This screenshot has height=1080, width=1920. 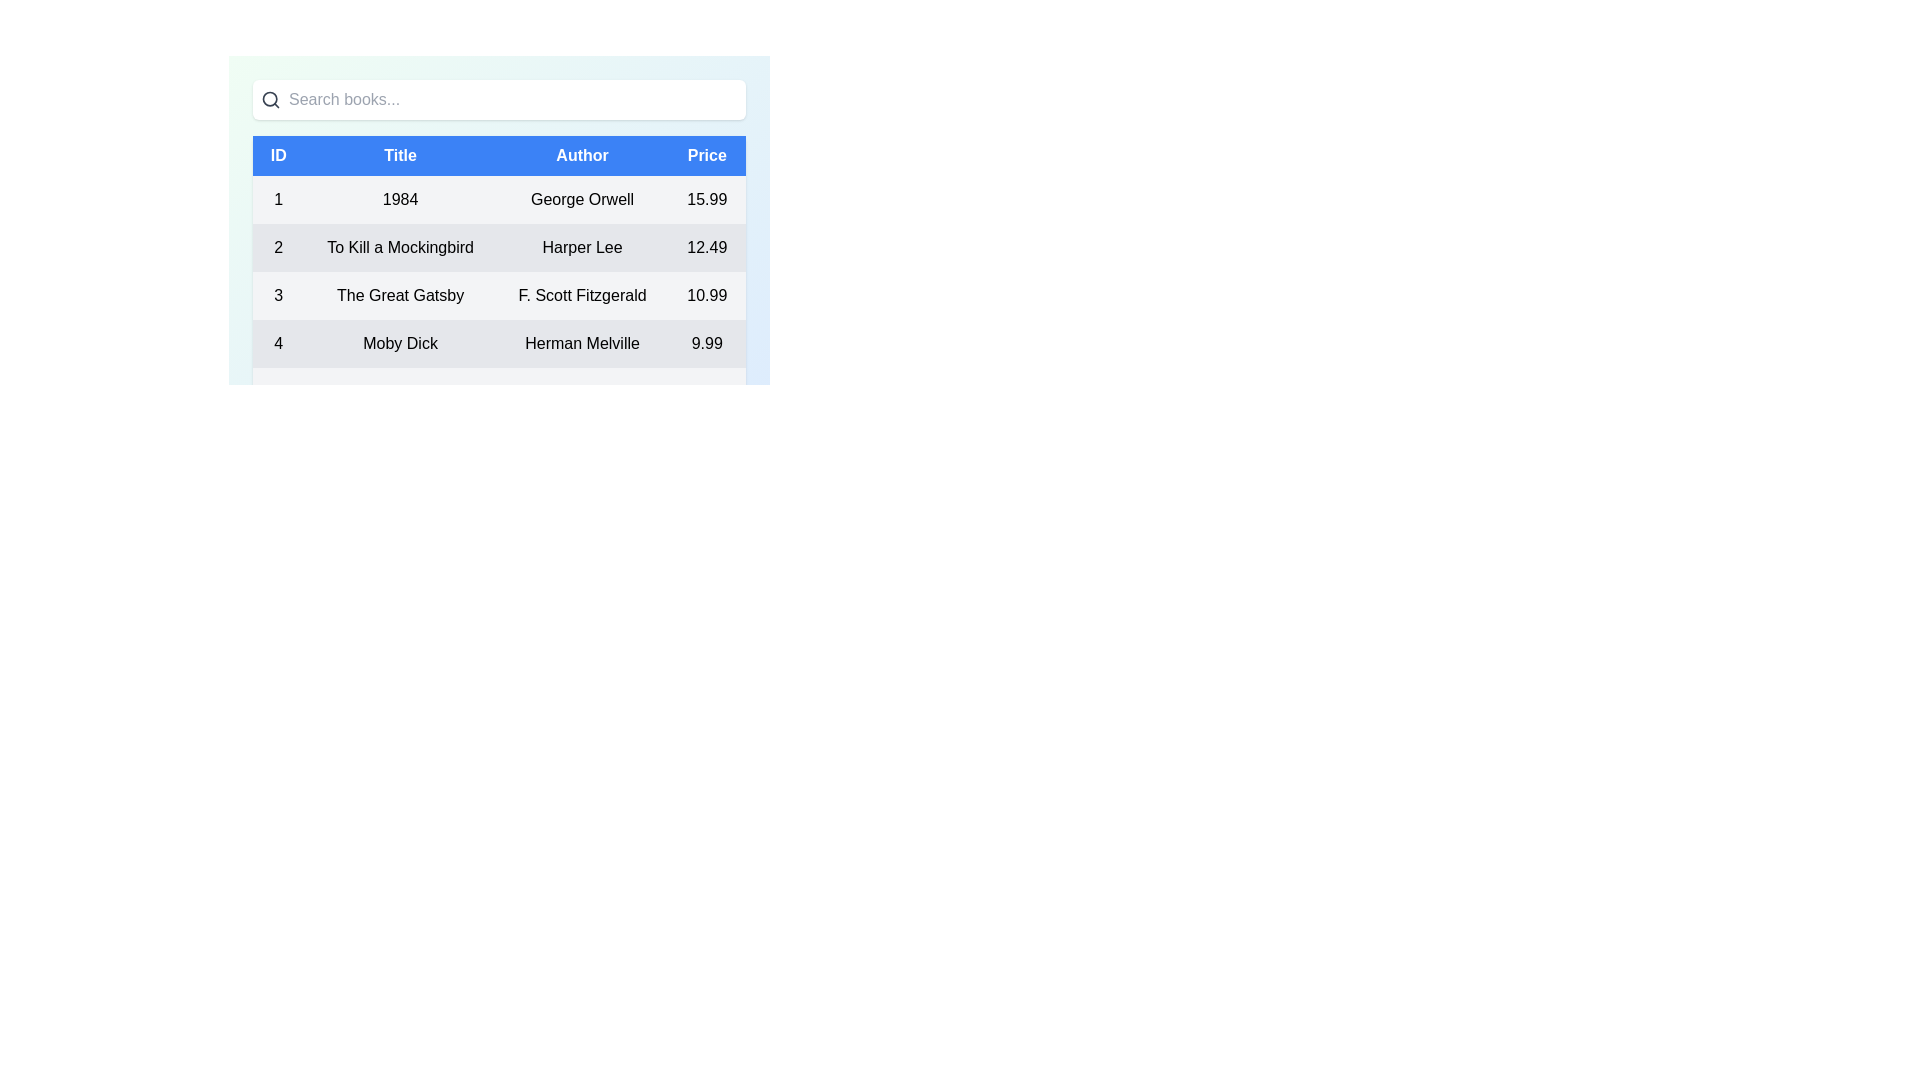 What do you see at coordinates (499, 246) in the screenshot?
I see `the second row of the table displaying details about a specific book` at bounding box center [499, 246].